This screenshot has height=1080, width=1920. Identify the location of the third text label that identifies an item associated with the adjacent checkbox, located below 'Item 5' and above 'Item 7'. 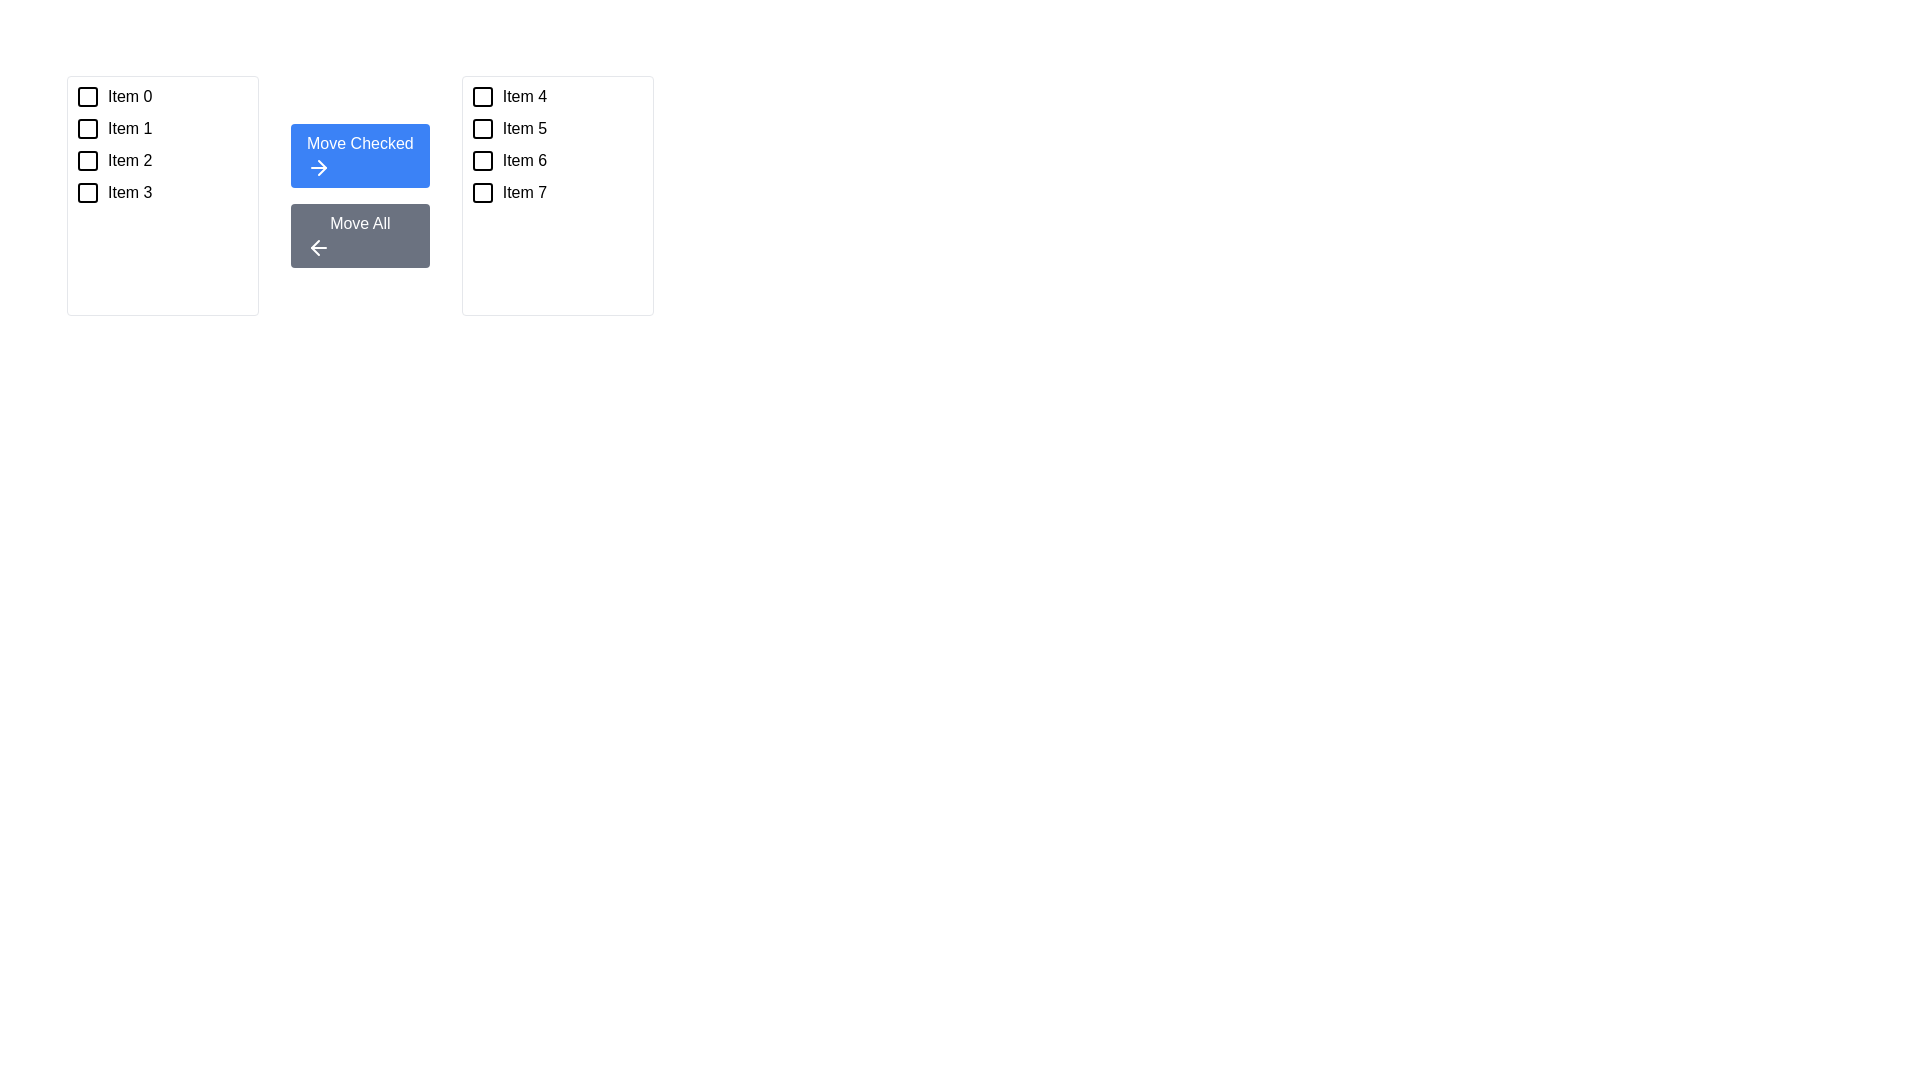
(524, 160).